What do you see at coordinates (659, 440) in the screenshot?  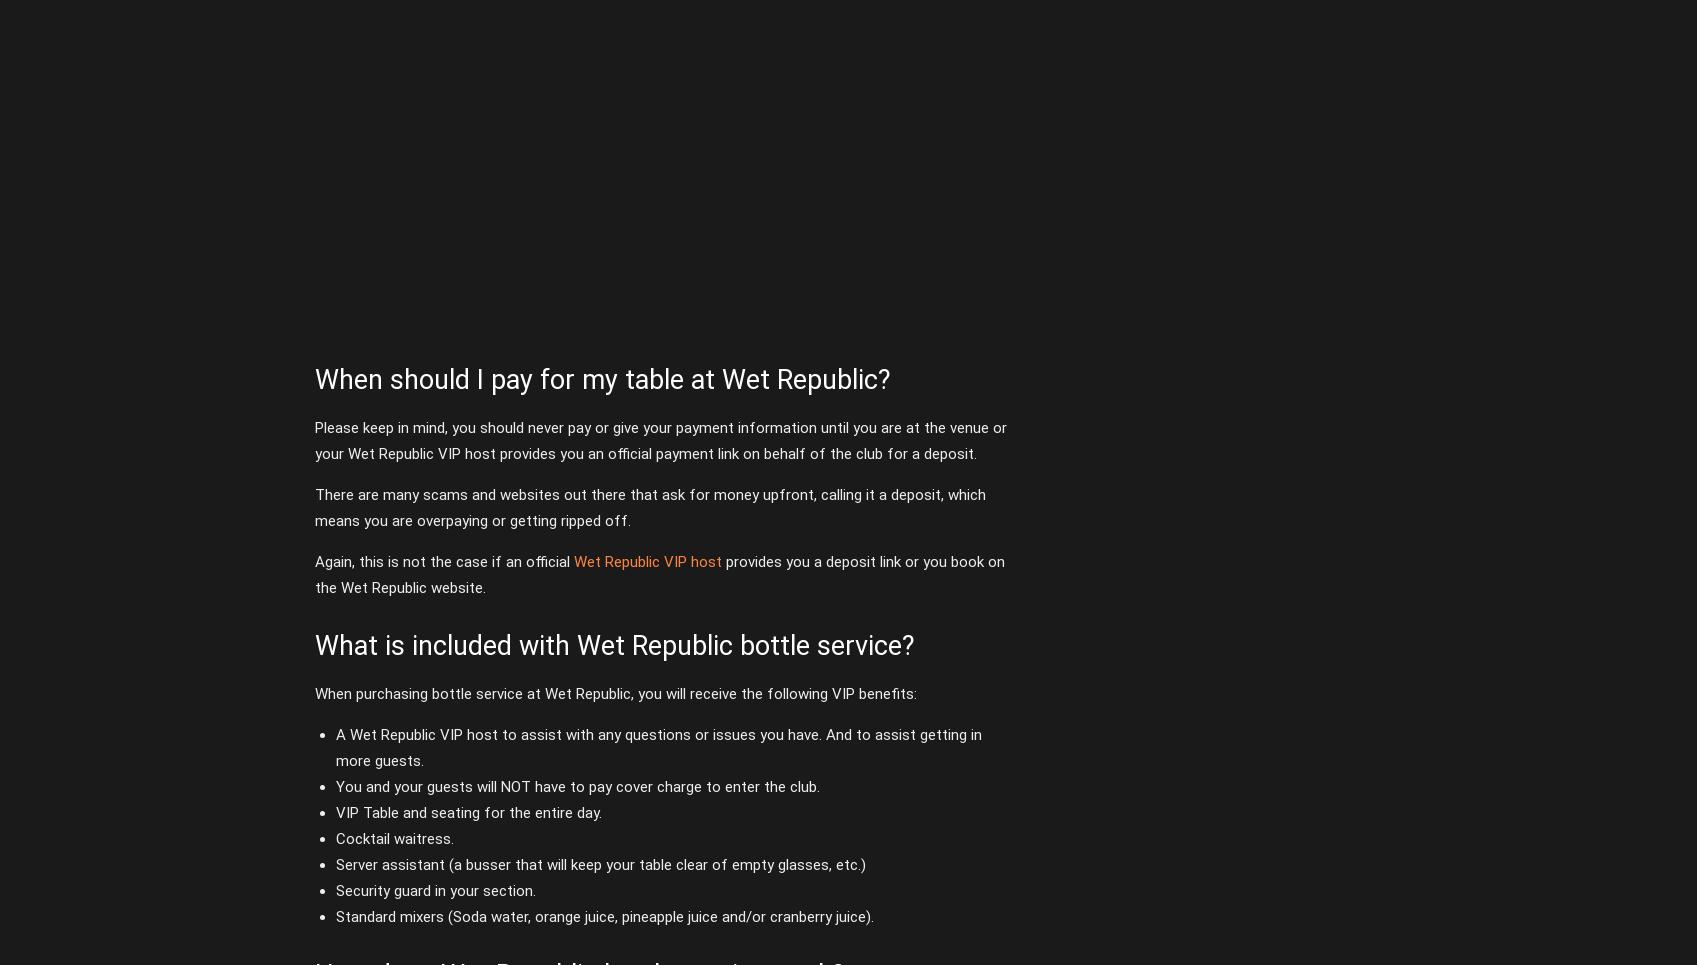 I see `'Please keep in mind, you should never pay or give your payment information until you are at the venue or your Wet Republic VIP host provides you an official payment link on behalf of the club for a deposit.'` at bounding box center [659, 440].